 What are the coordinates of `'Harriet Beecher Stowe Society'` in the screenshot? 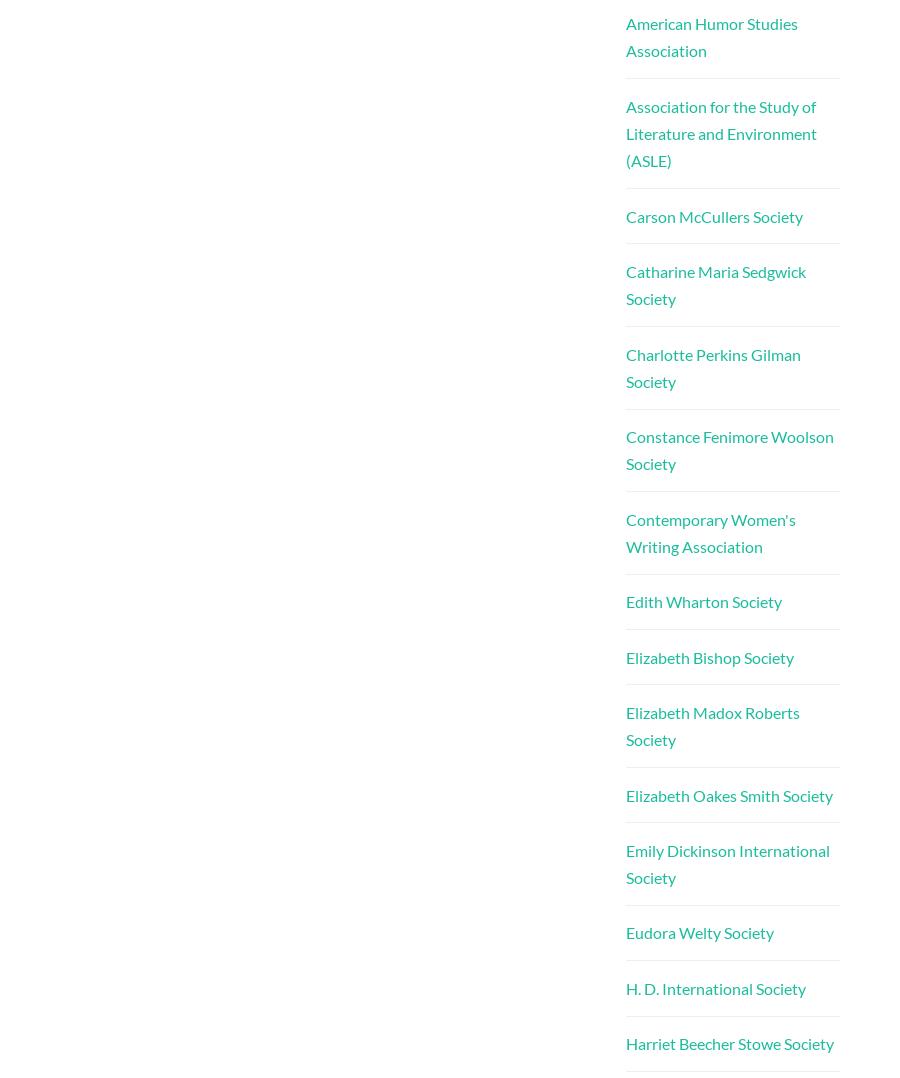 It's located at (624, 1043).